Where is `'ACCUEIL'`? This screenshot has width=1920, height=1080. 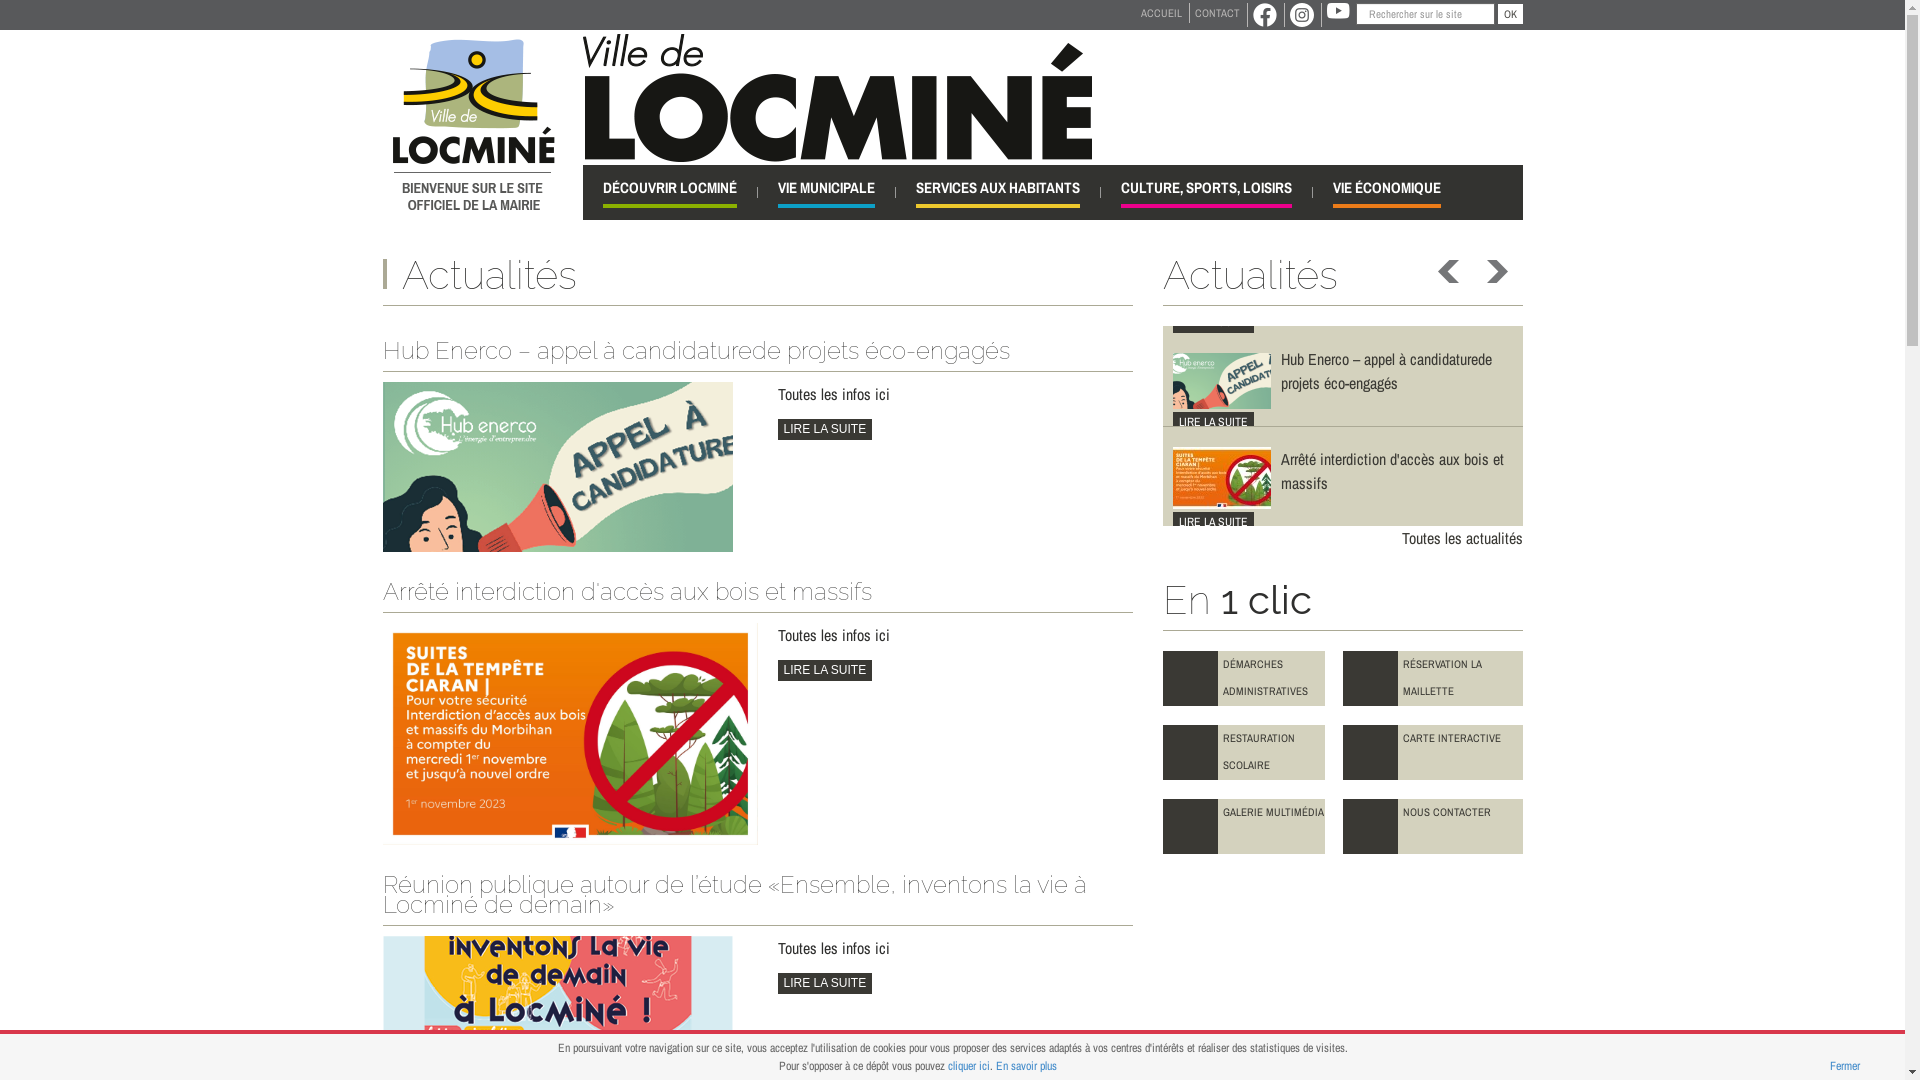
'ACCUEIL' is located at coordinates (1161, 12).